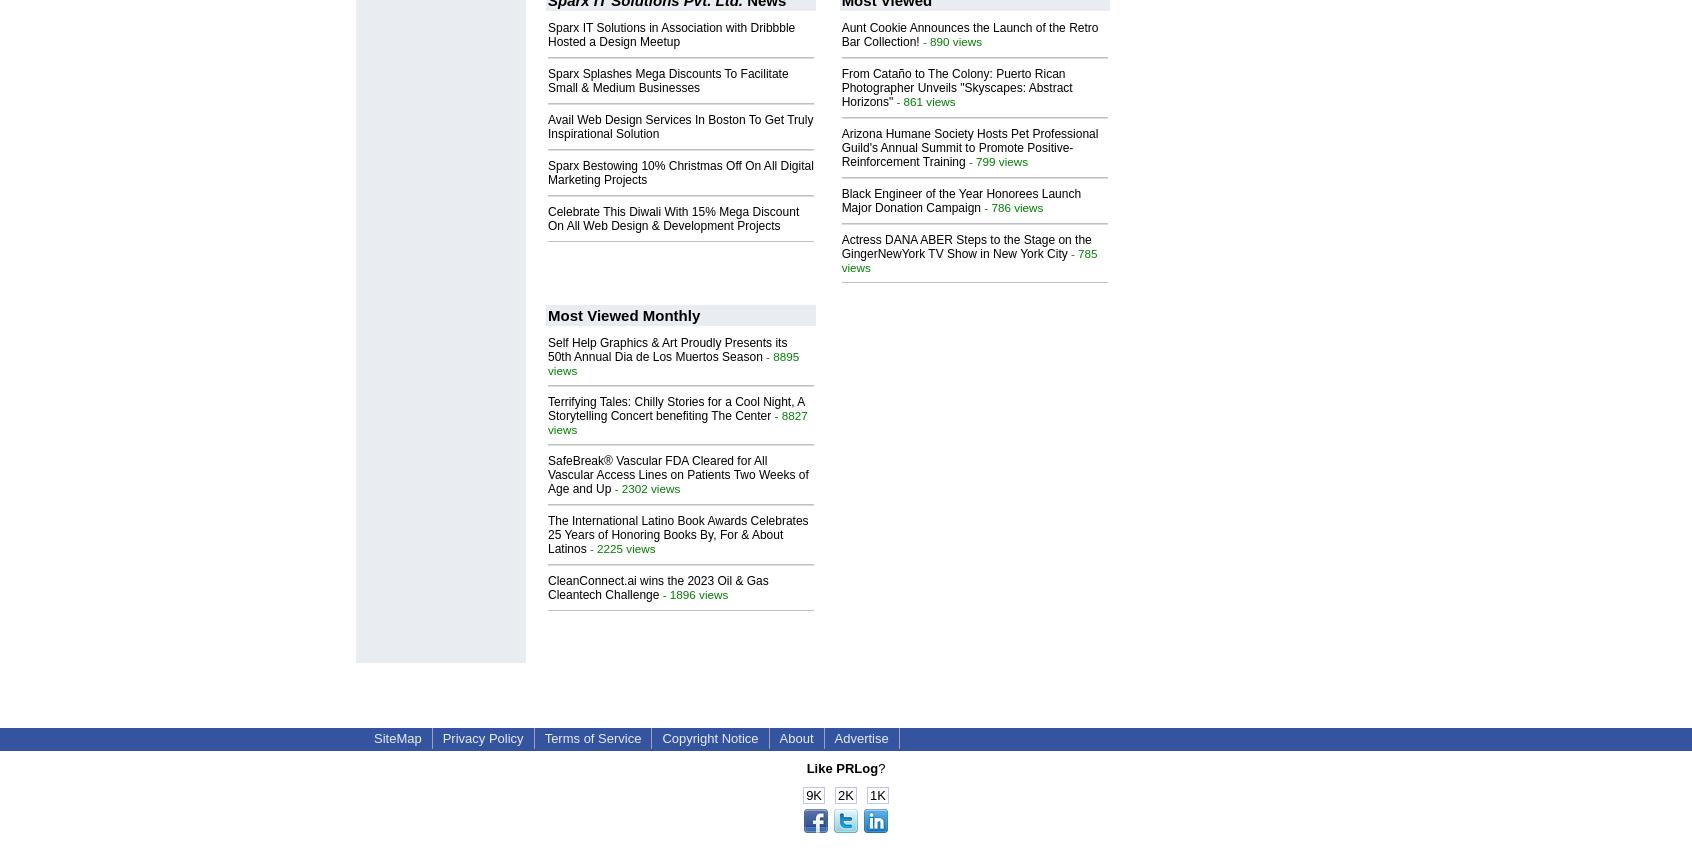  Describe the element at coordinates (680, 126) in the screenshot. I see `'Avail Web Design Services In Boston To Get Truly Inspirational Solution'` at that location.